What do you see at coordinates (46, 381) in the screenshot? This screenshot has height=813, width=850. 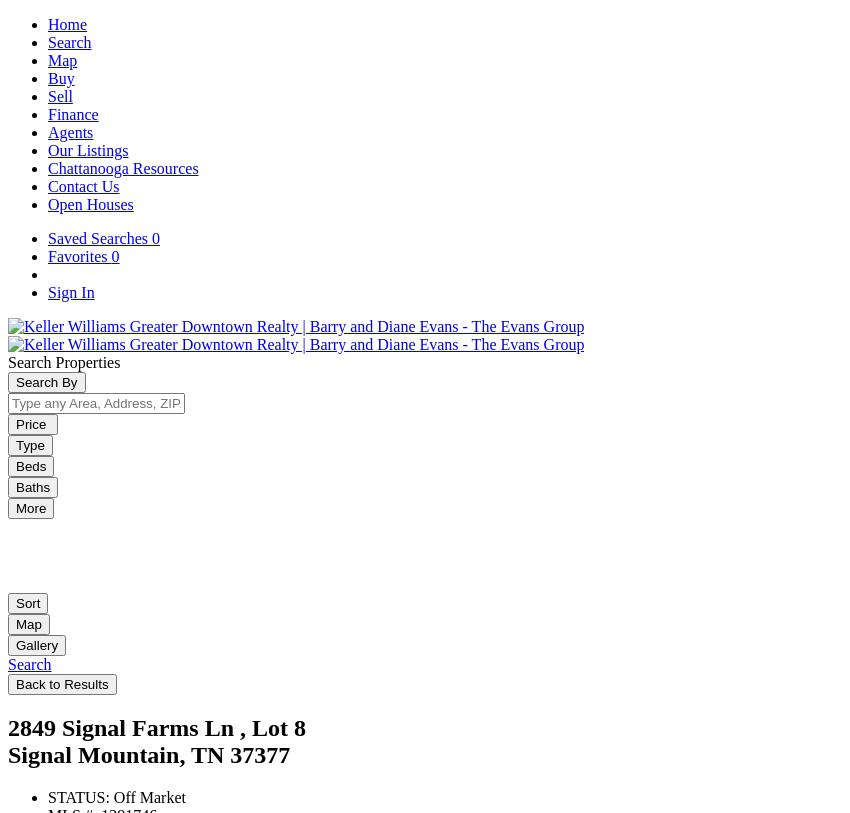 I see `'Search By'` at bounding box center [46, 381].